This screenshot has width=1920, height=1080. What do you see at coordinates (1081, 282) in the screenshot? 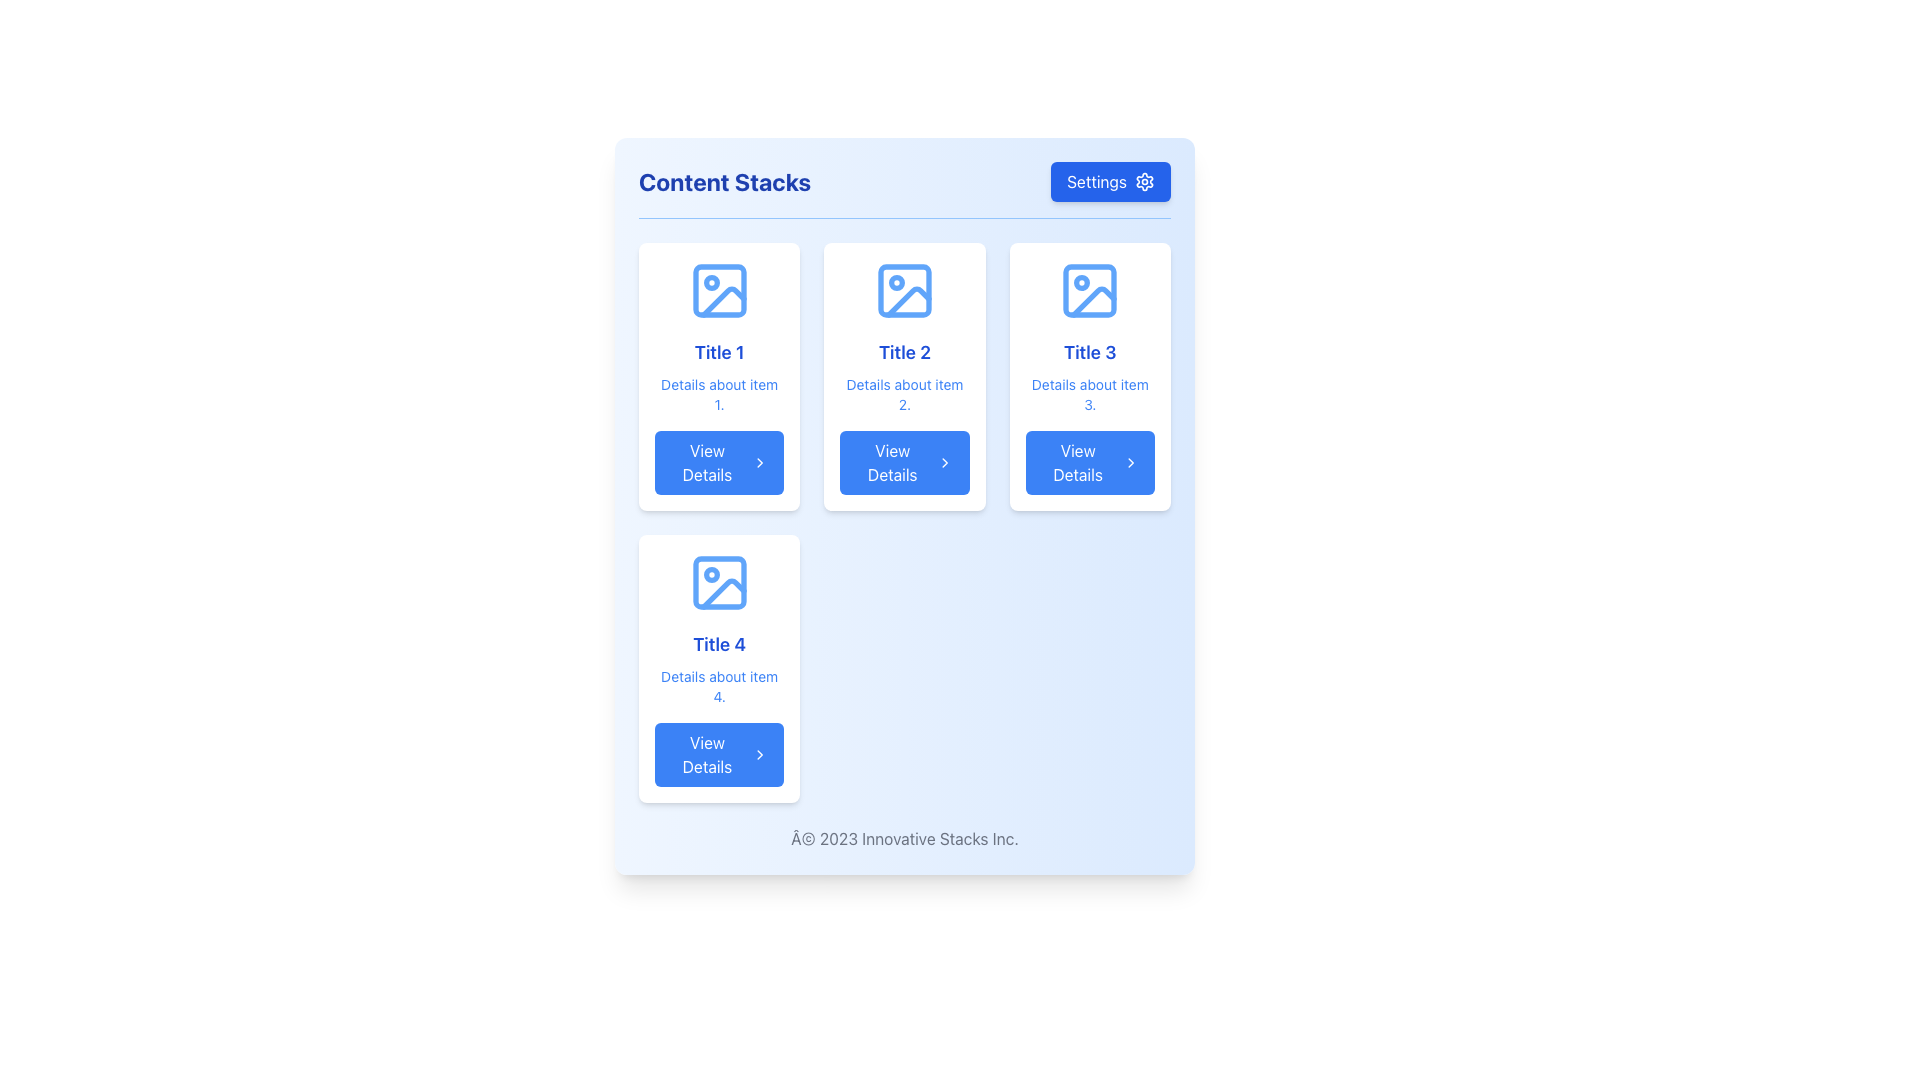
I see `the small circular icon located in the top-right corner of the image representing 'Title 3'` at bounding box center [1081, 282].